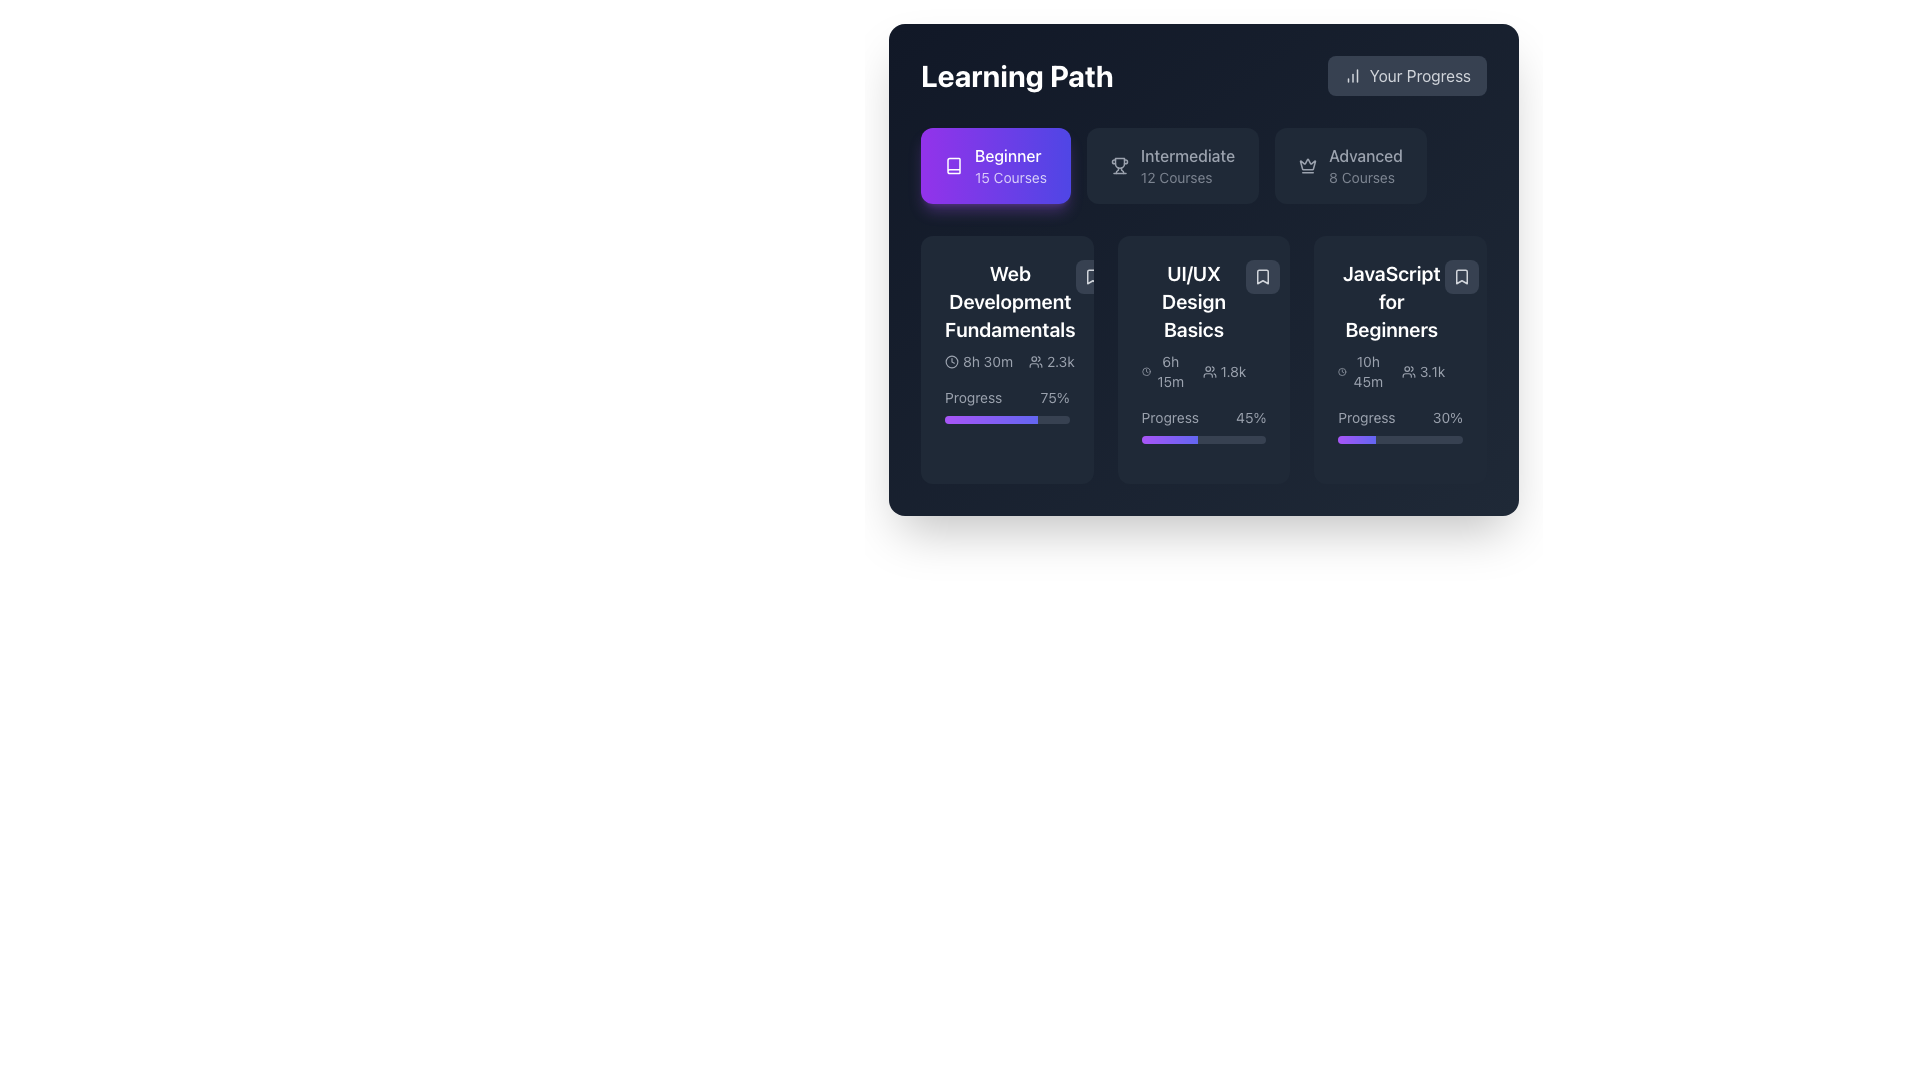 This screenshot has height=1080, width=1920. I want to click on the text element displaying the number of participants engaged in the 'UI/UX Design Basics' course, located to the right of the duration value '6h 15m' and above the progress bar, so click(1223, 371).